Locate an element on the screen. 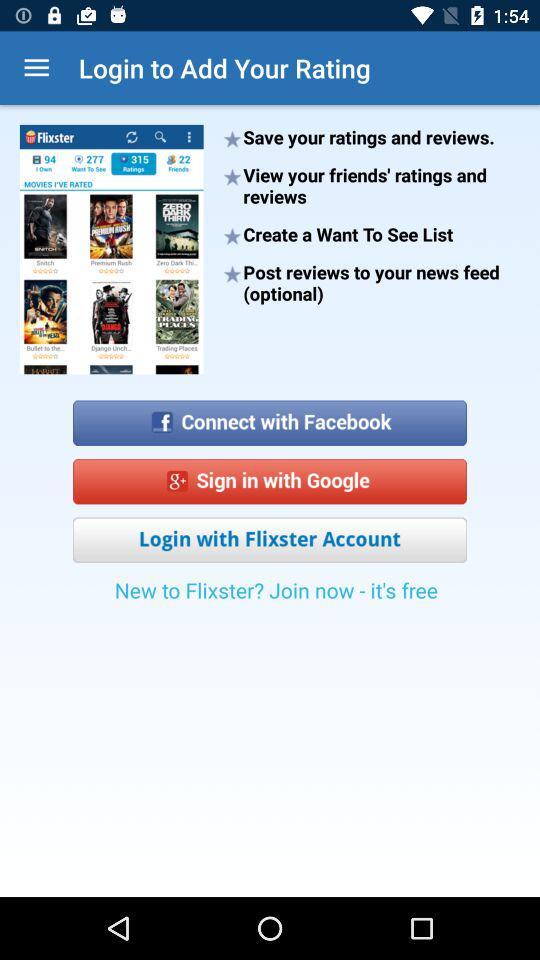  sign in with google is located at coordinates (270, 480).